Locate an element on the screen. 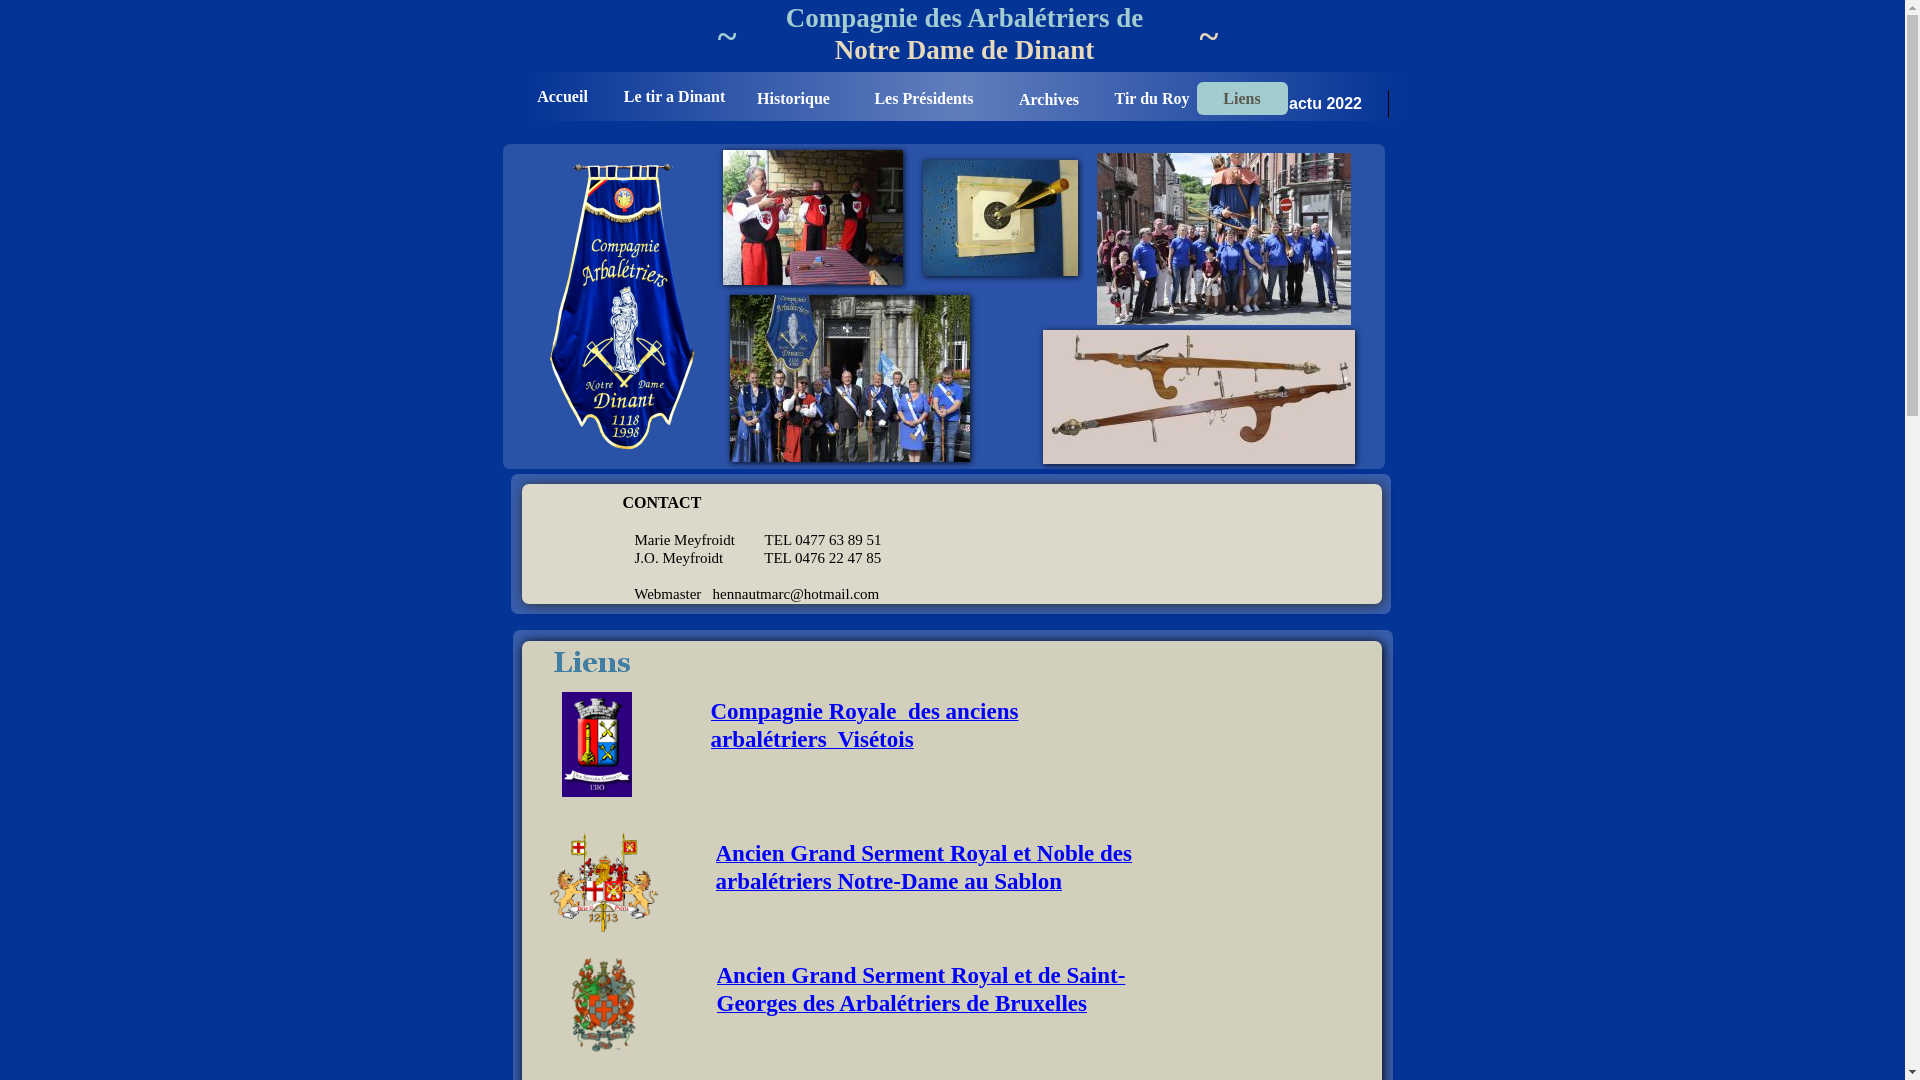  'Le tir a Dinant' is located at coordinates (673, 96).